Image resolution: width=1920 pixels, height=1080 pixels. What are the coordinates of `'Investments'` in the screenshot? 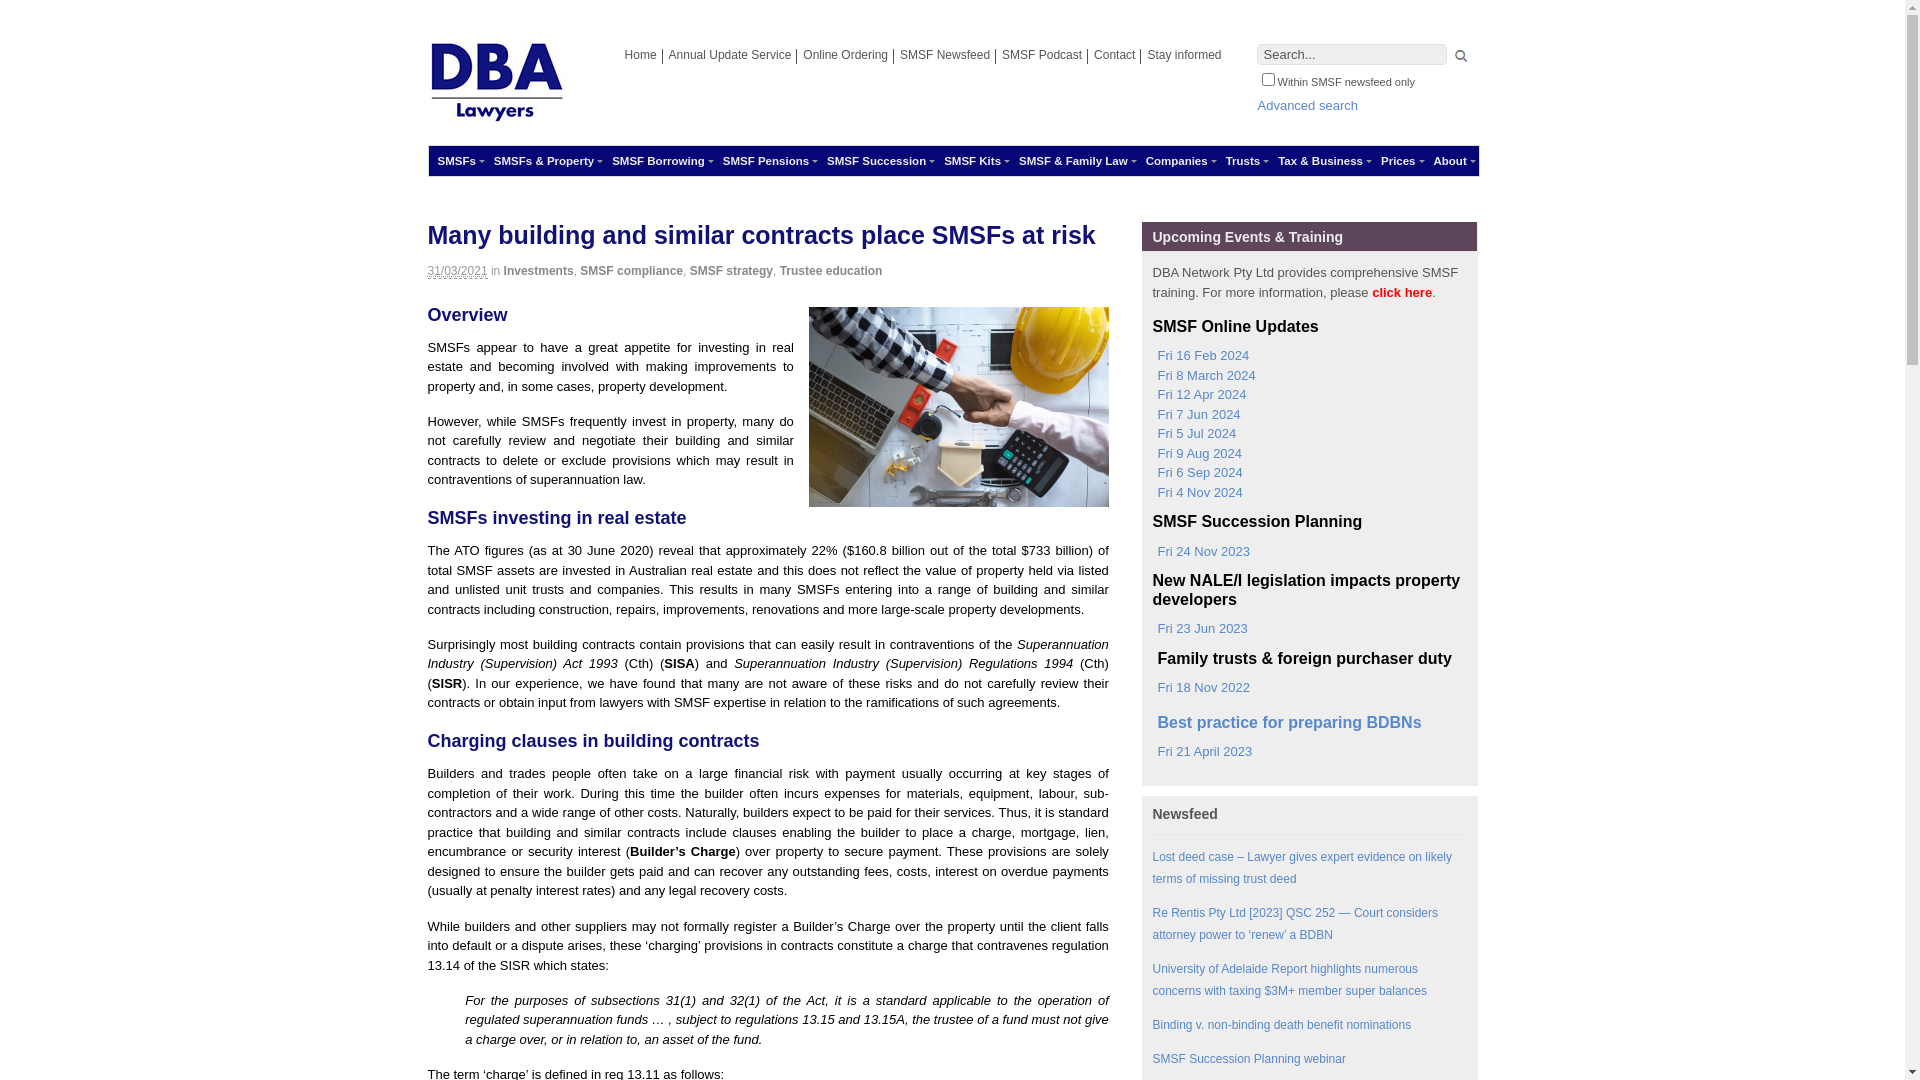 It's located at (538, 270).